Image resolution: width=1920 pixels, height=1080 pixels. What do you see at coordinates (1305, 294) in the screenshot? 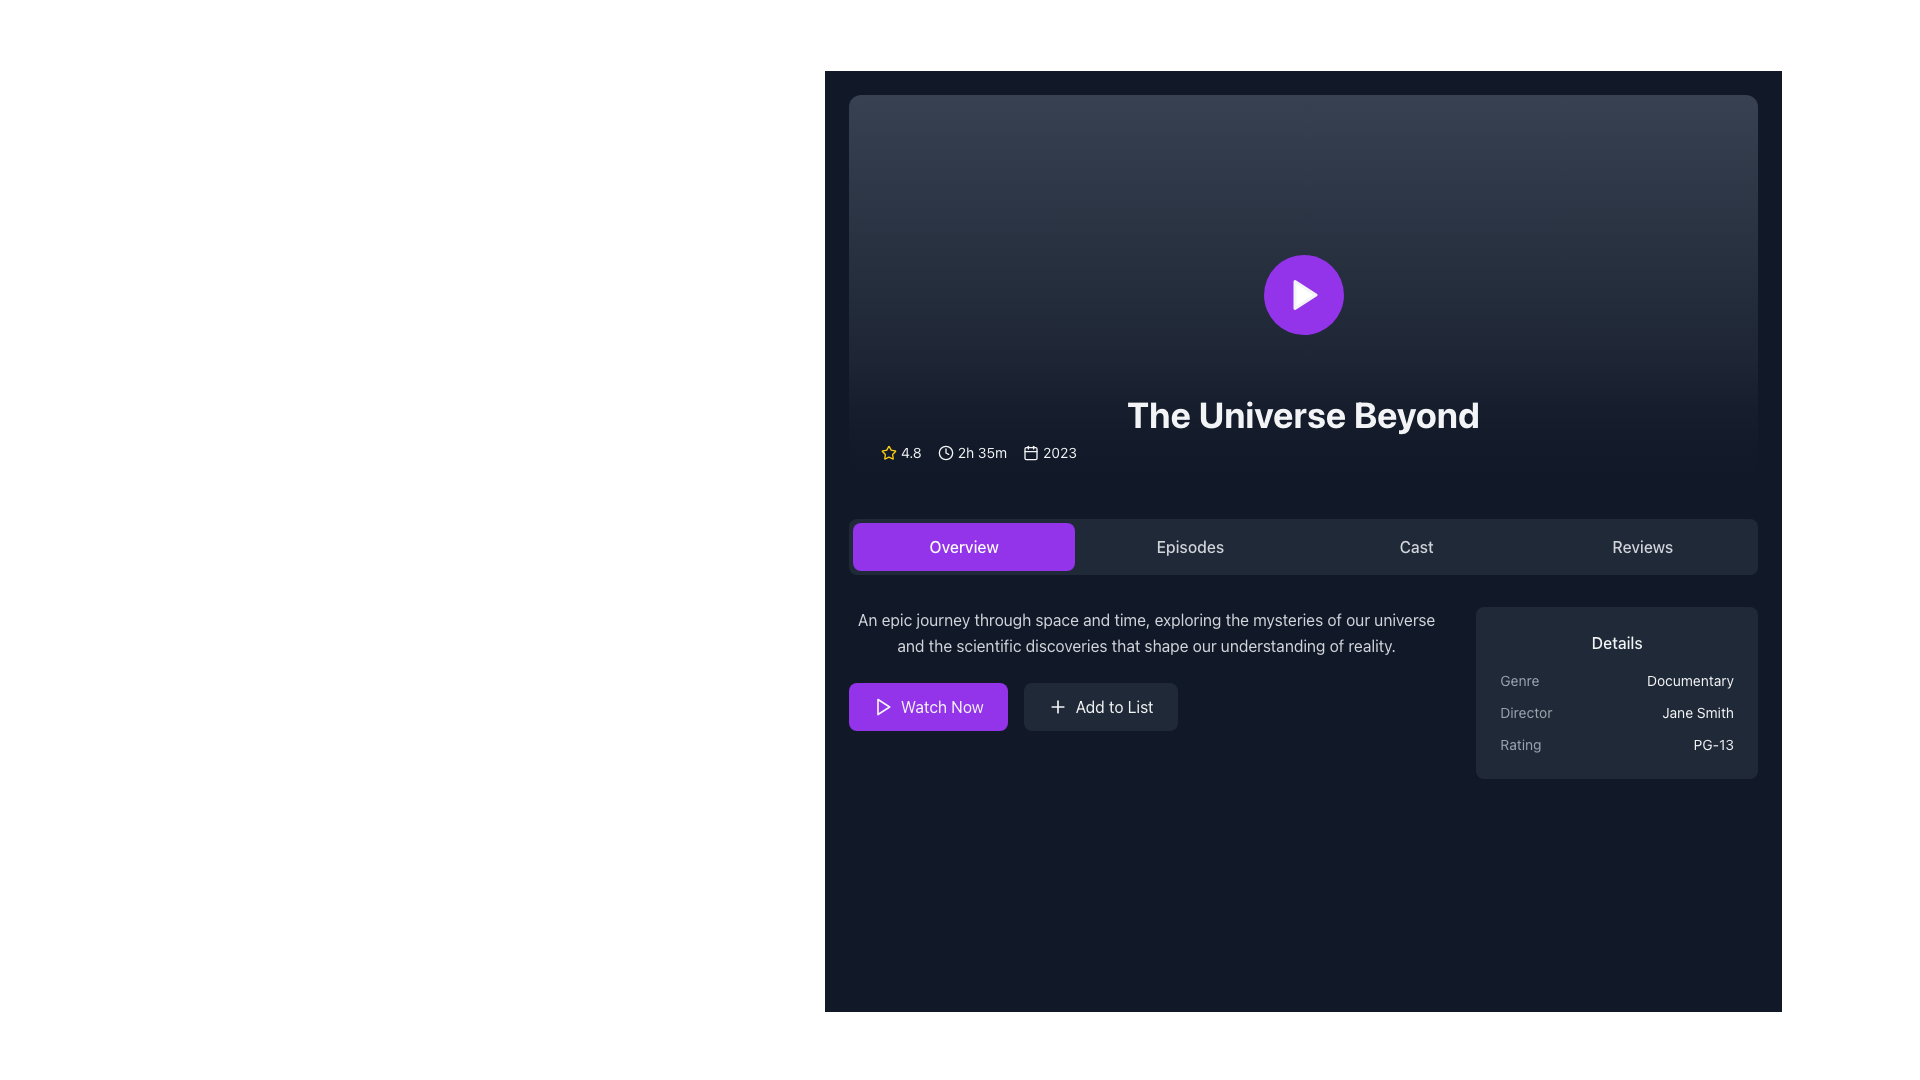
I see `the distinct triangular play icon within the circular button, which has a white triangle against a purple background, located in the upper-middle portion of the interface` at bounding box center [1305, 294].